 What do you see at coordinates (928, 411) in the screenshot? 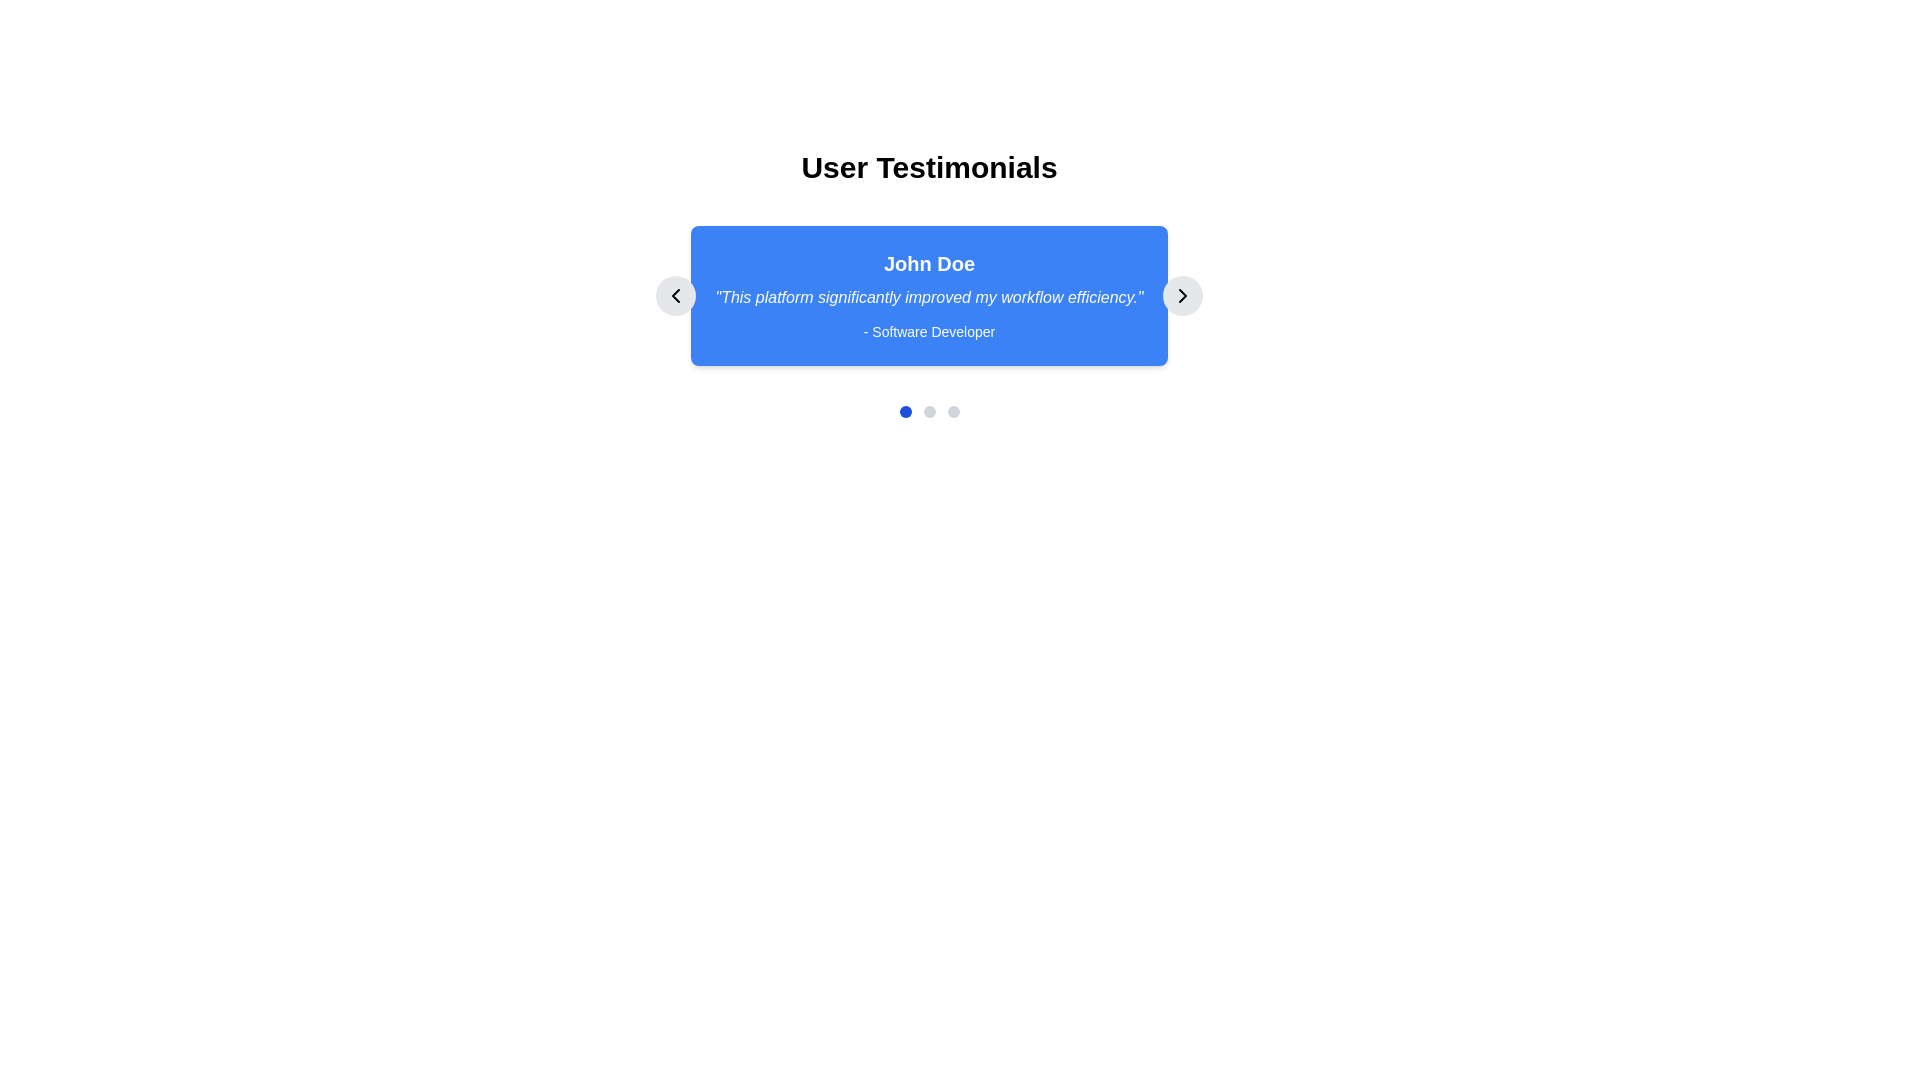
I see `the second dot indicator for carousel navigation to switch to the second testimonial` at bounding box center [928, 411].